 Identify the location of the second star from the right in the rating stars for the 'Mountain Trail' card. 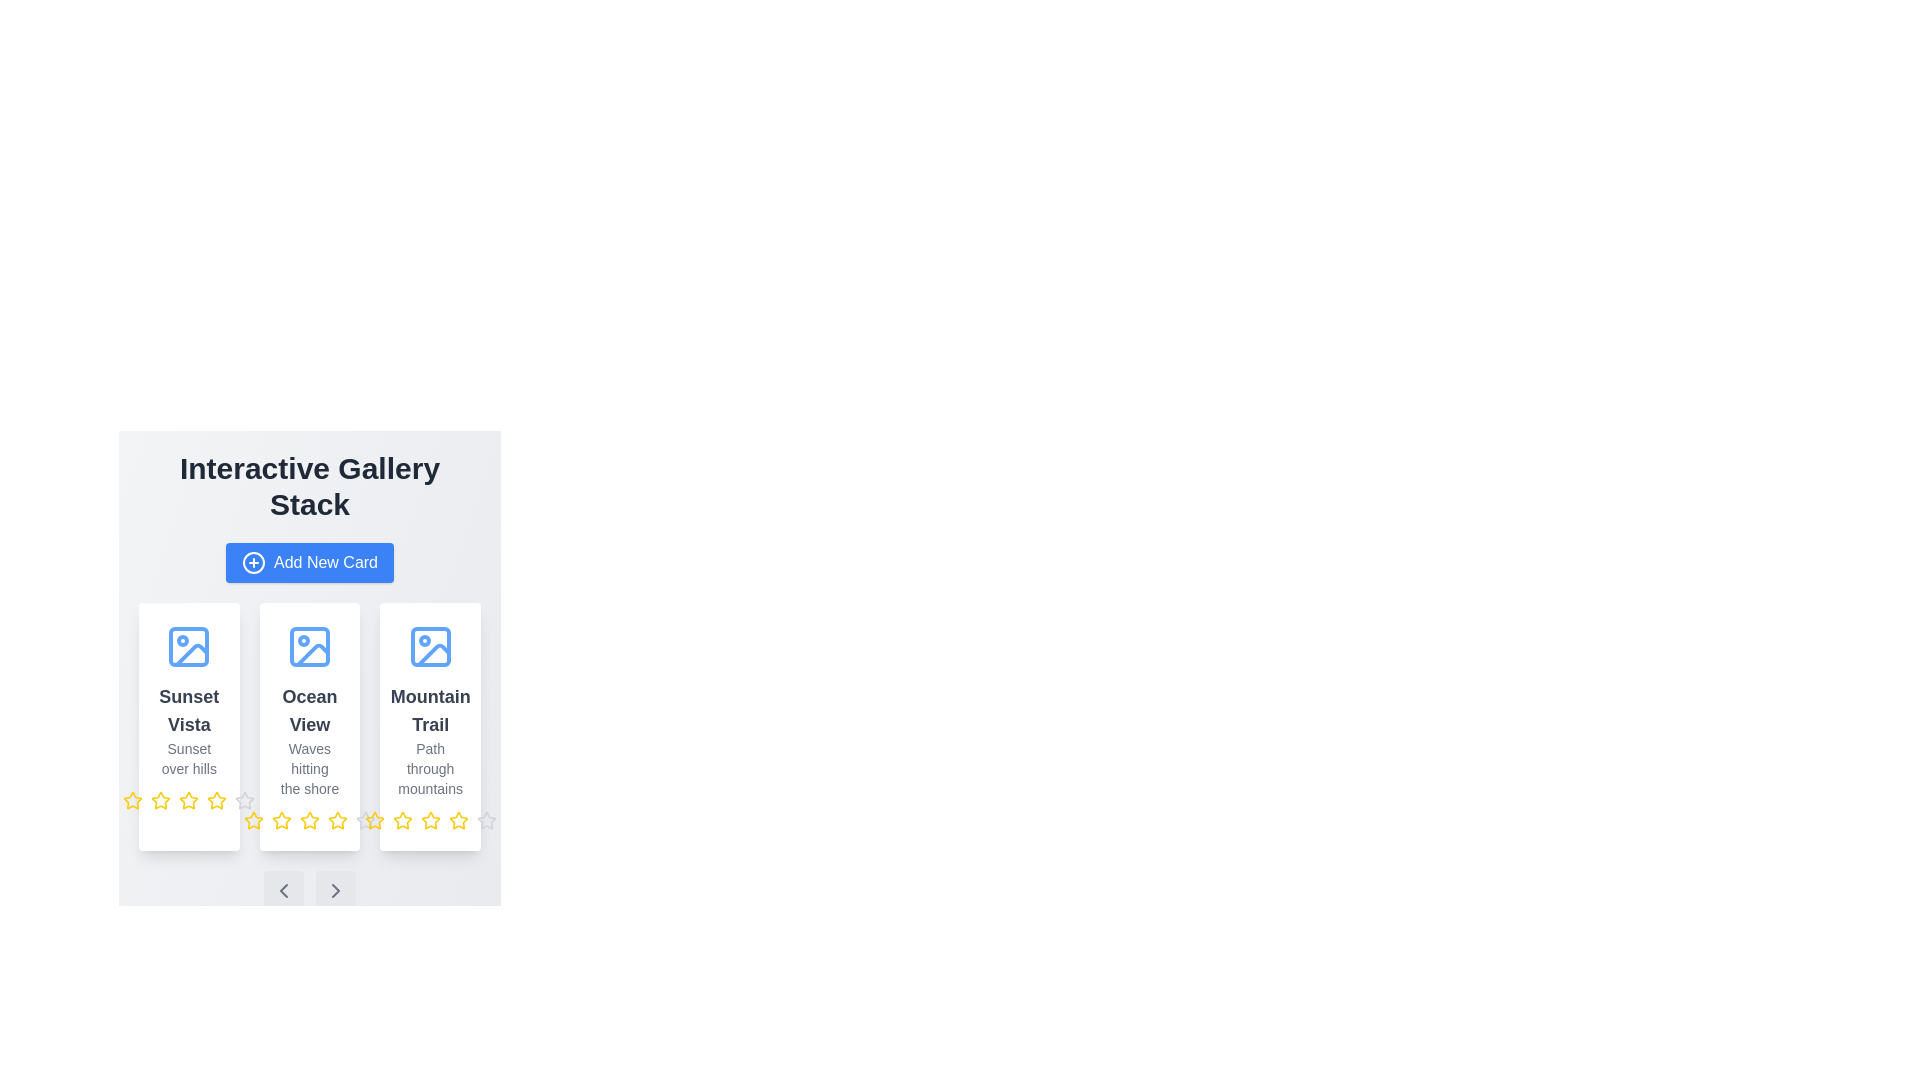
(401, 820).